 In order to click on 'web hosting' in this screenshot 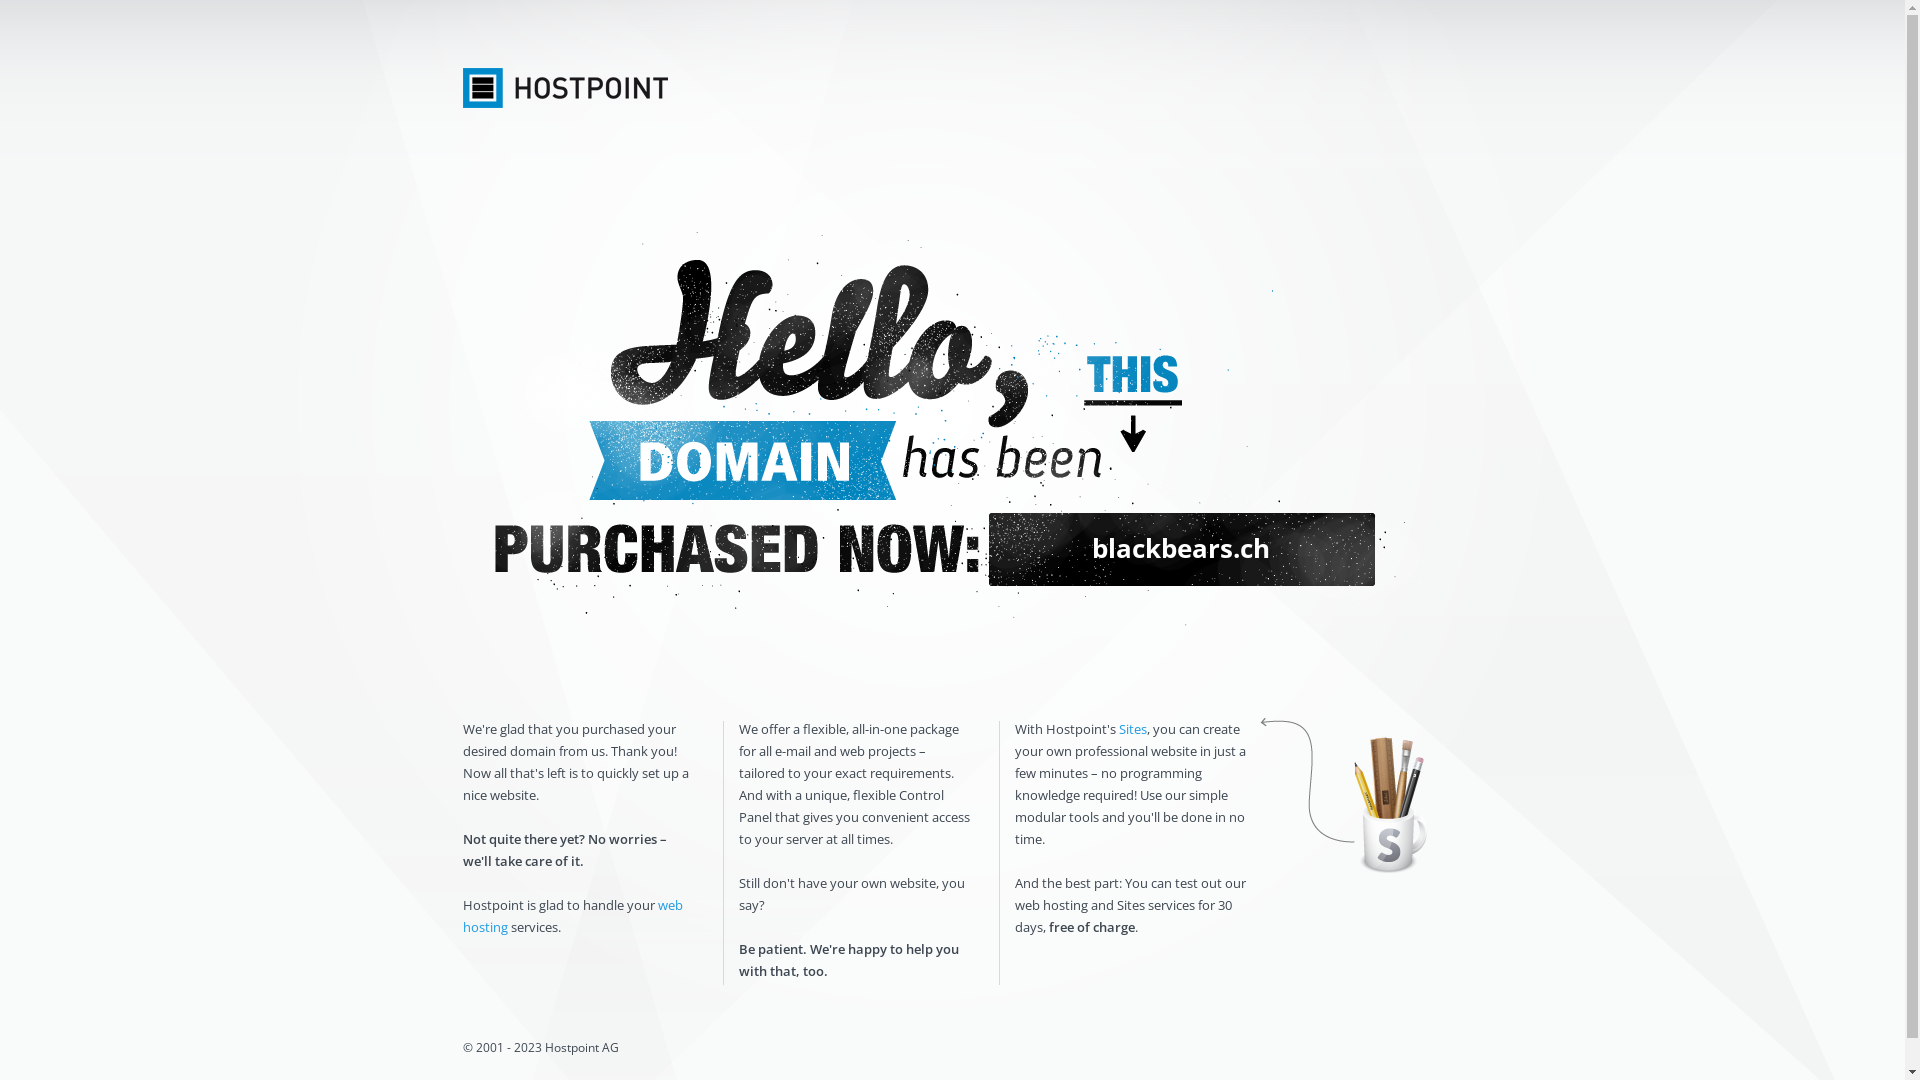, I will do `click(570, 915)`.